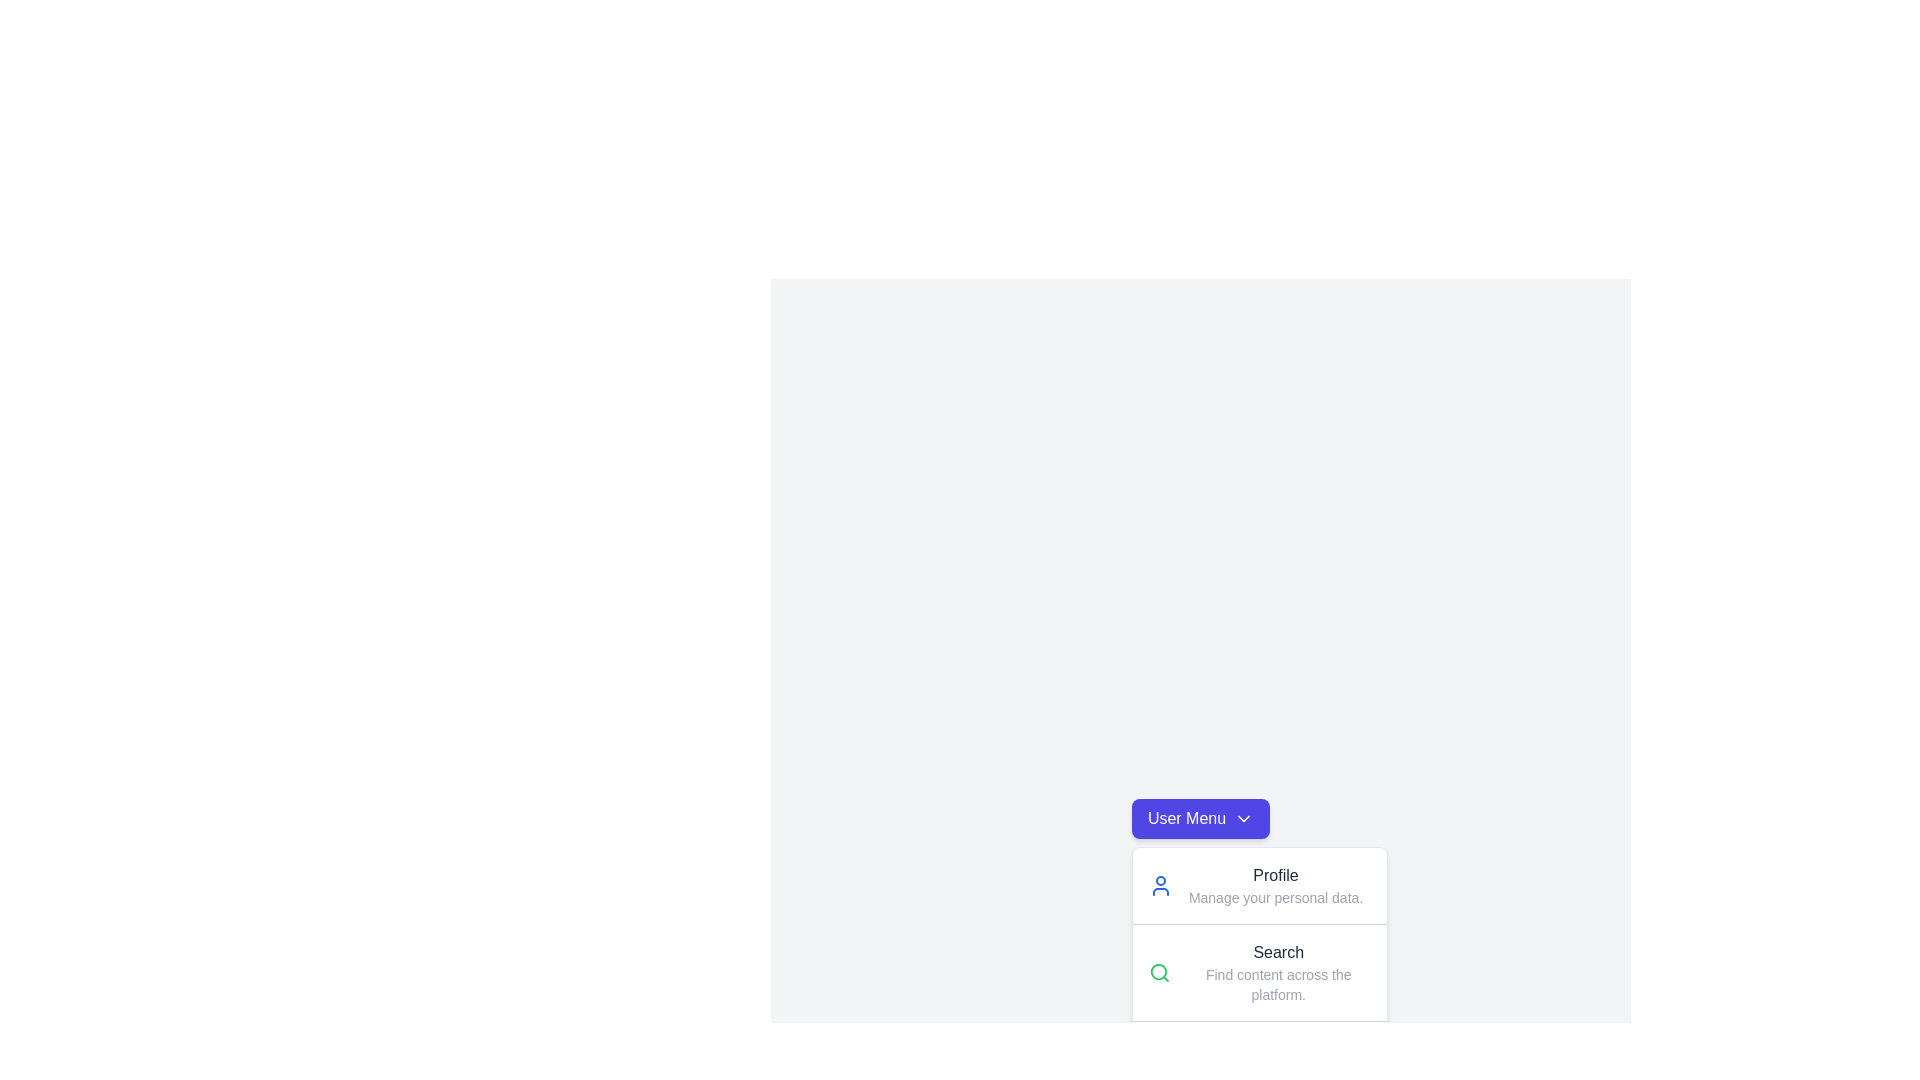 The height and width of the screenshot is (1080, 1920). What do you see at coordinates (1243, 818) in the screenshot?
I see `the icon that serves as a visual indicator for the dropdown menu associated with the 'User Menu' button, located on the right side of the button text` at bounding box center [1243, 818].